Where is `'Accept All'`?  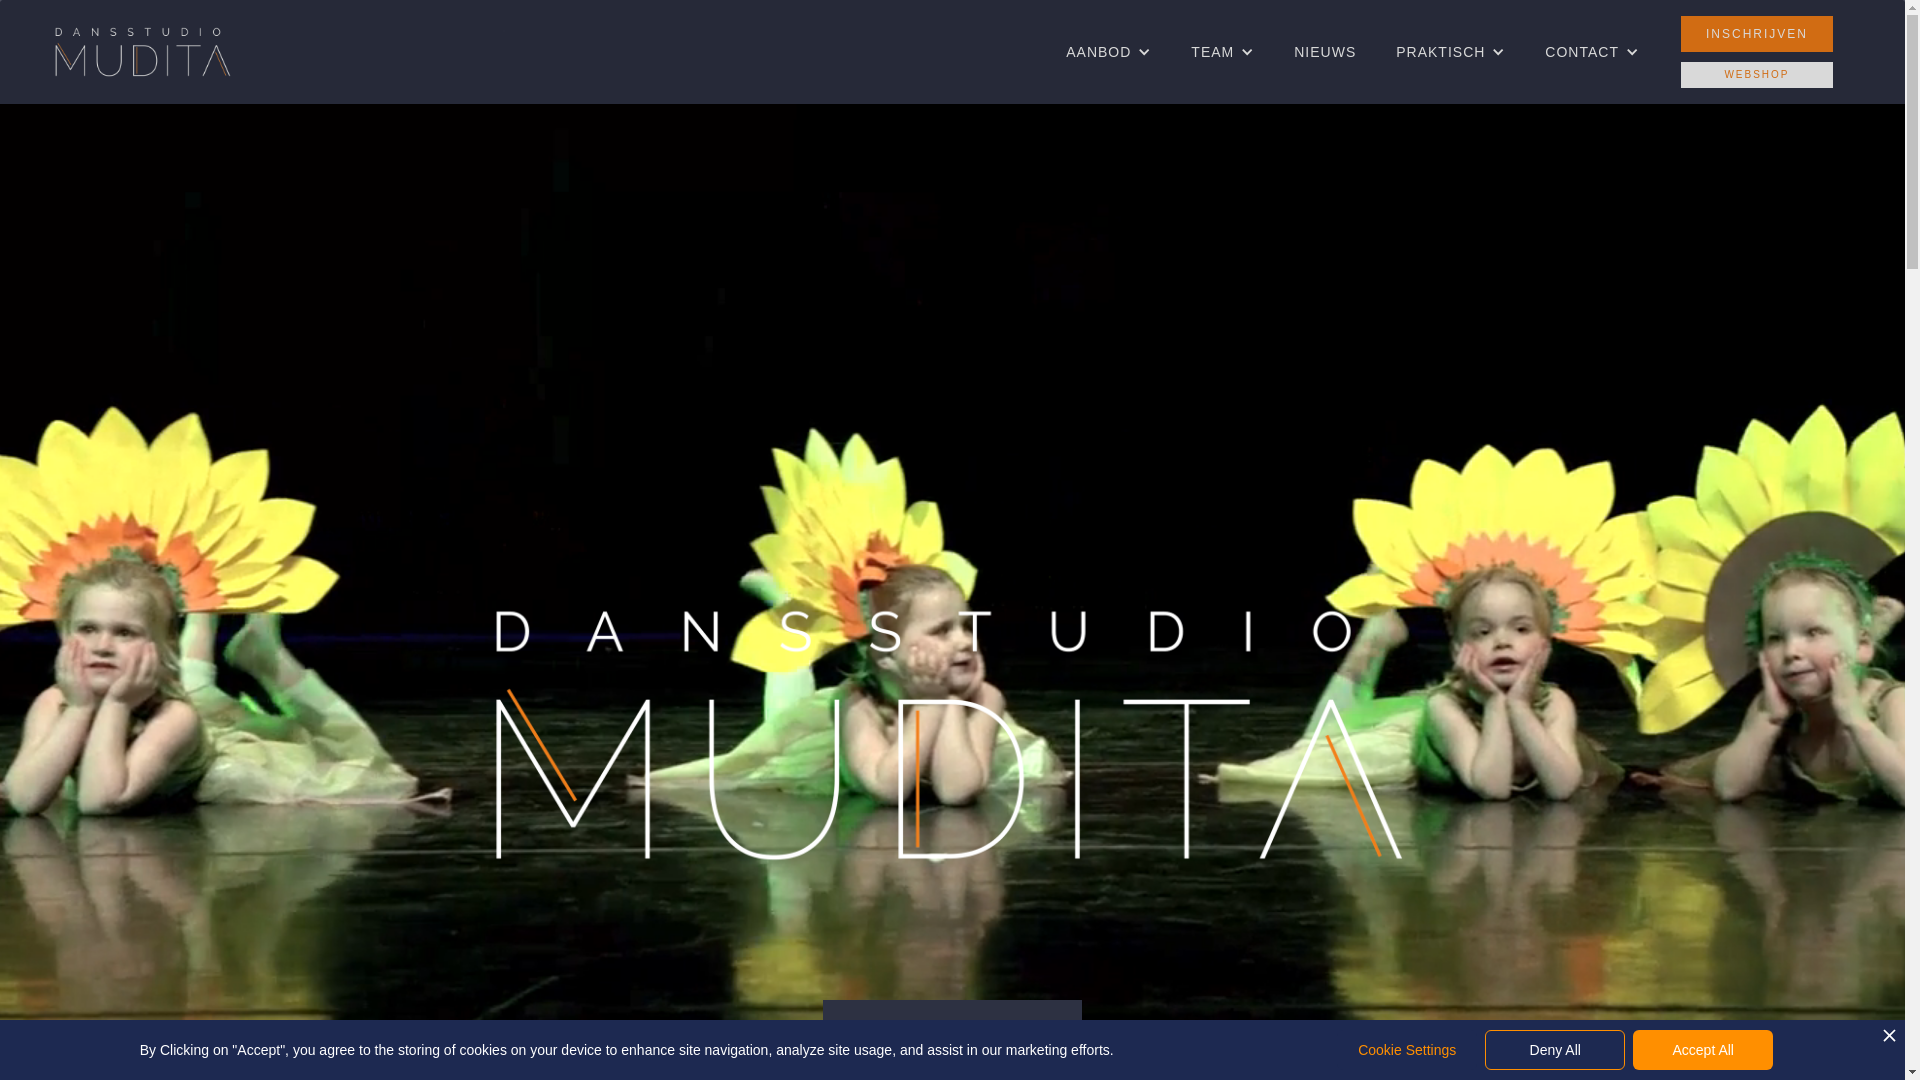 'Accept All' is located at coordinates (1702, 1048).